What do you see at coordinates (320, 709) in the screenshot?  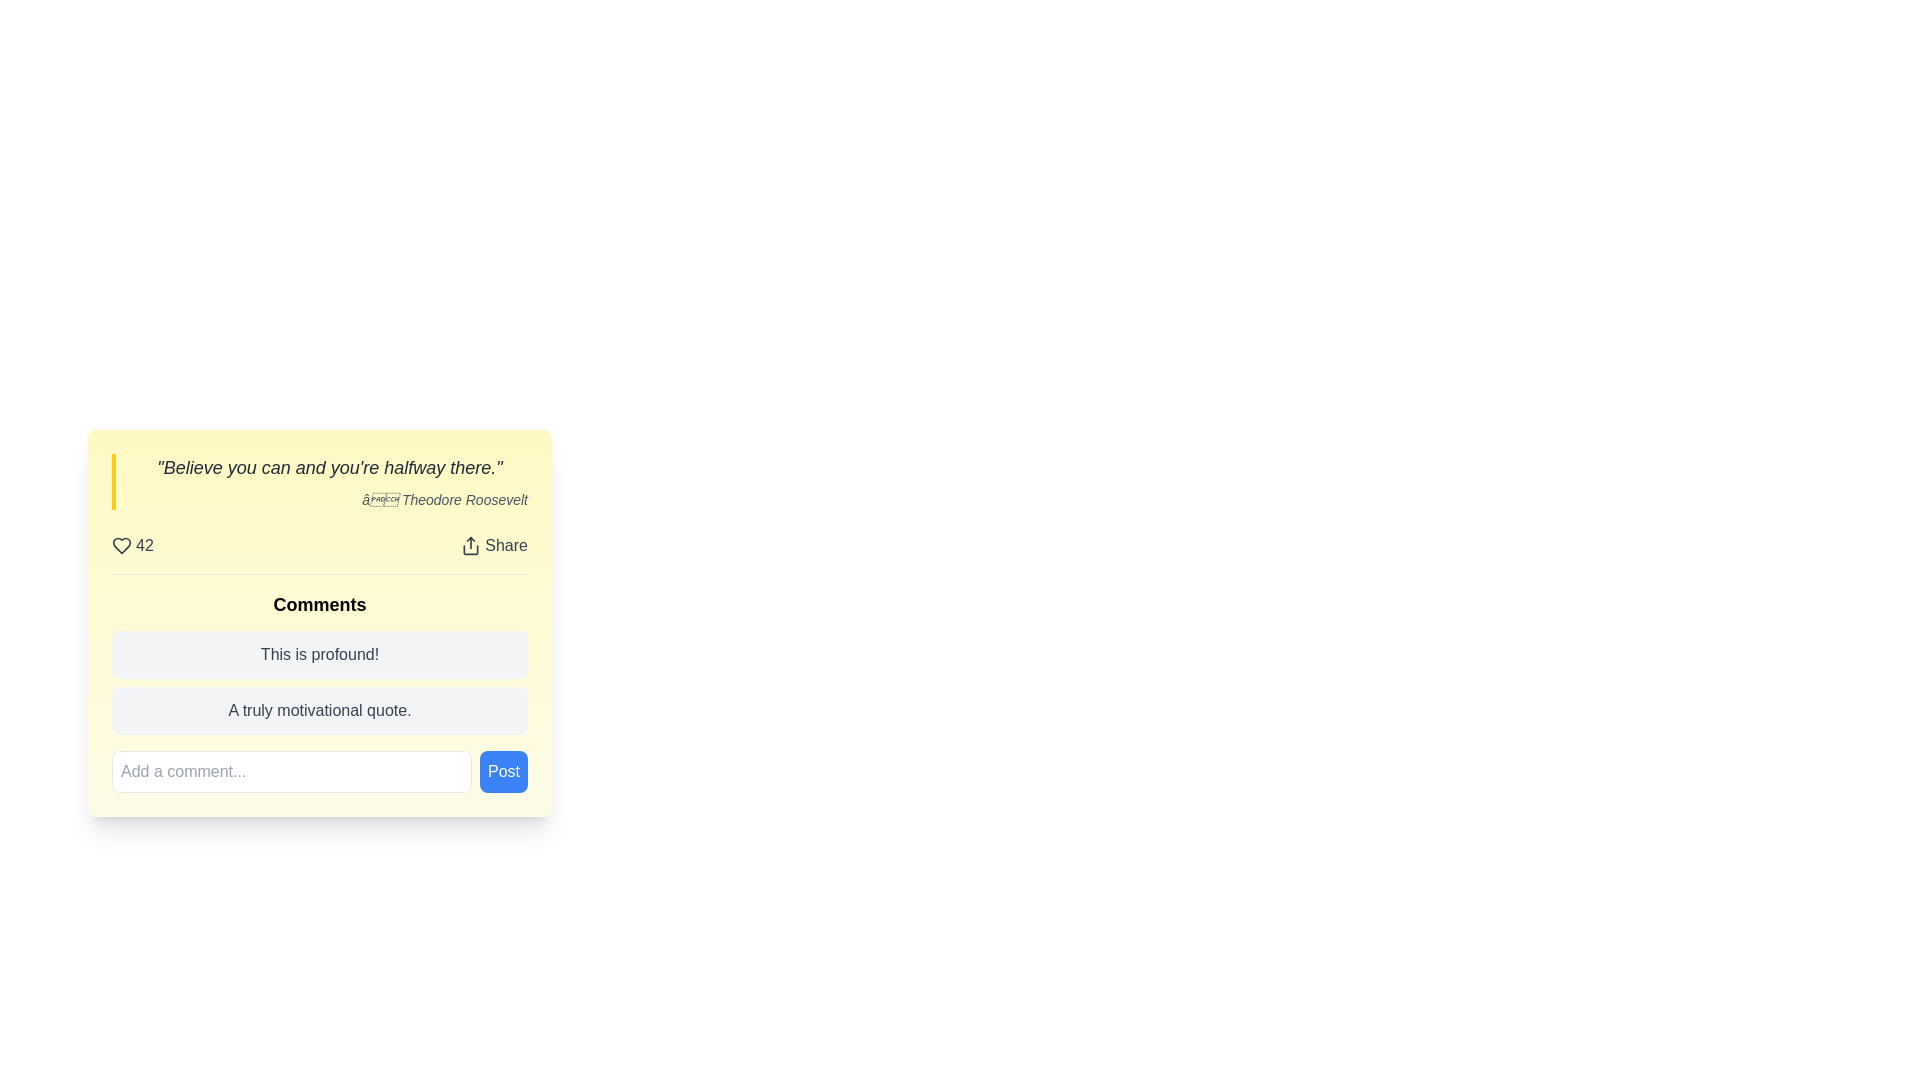 I see `the text block element that reads 'A truly motivational quote.' with a light gray background, located centrally below the sibling text block 'This is profound!'` at bounding box center [320, 709].